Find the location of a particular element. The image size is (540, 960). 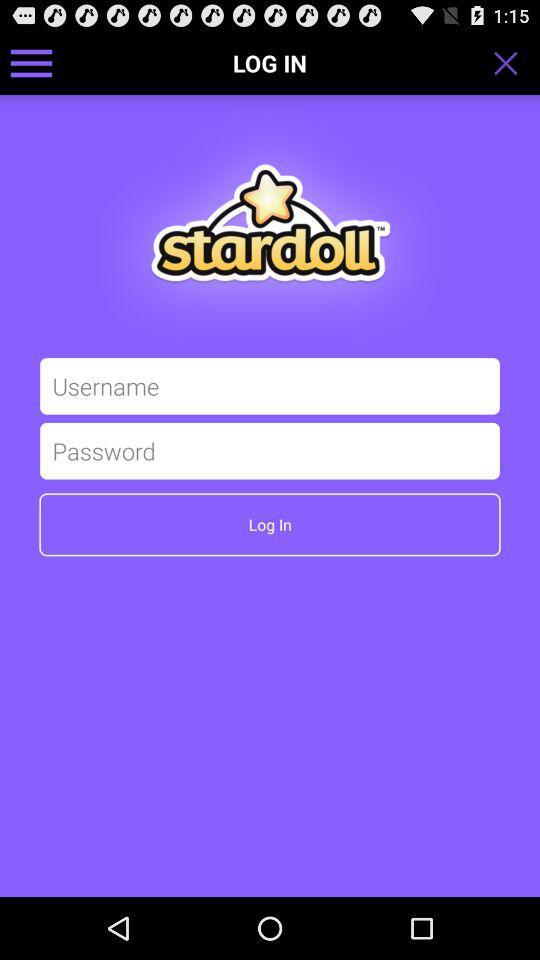

the toggle is used to close the login page is located at coordinates (512, 62).